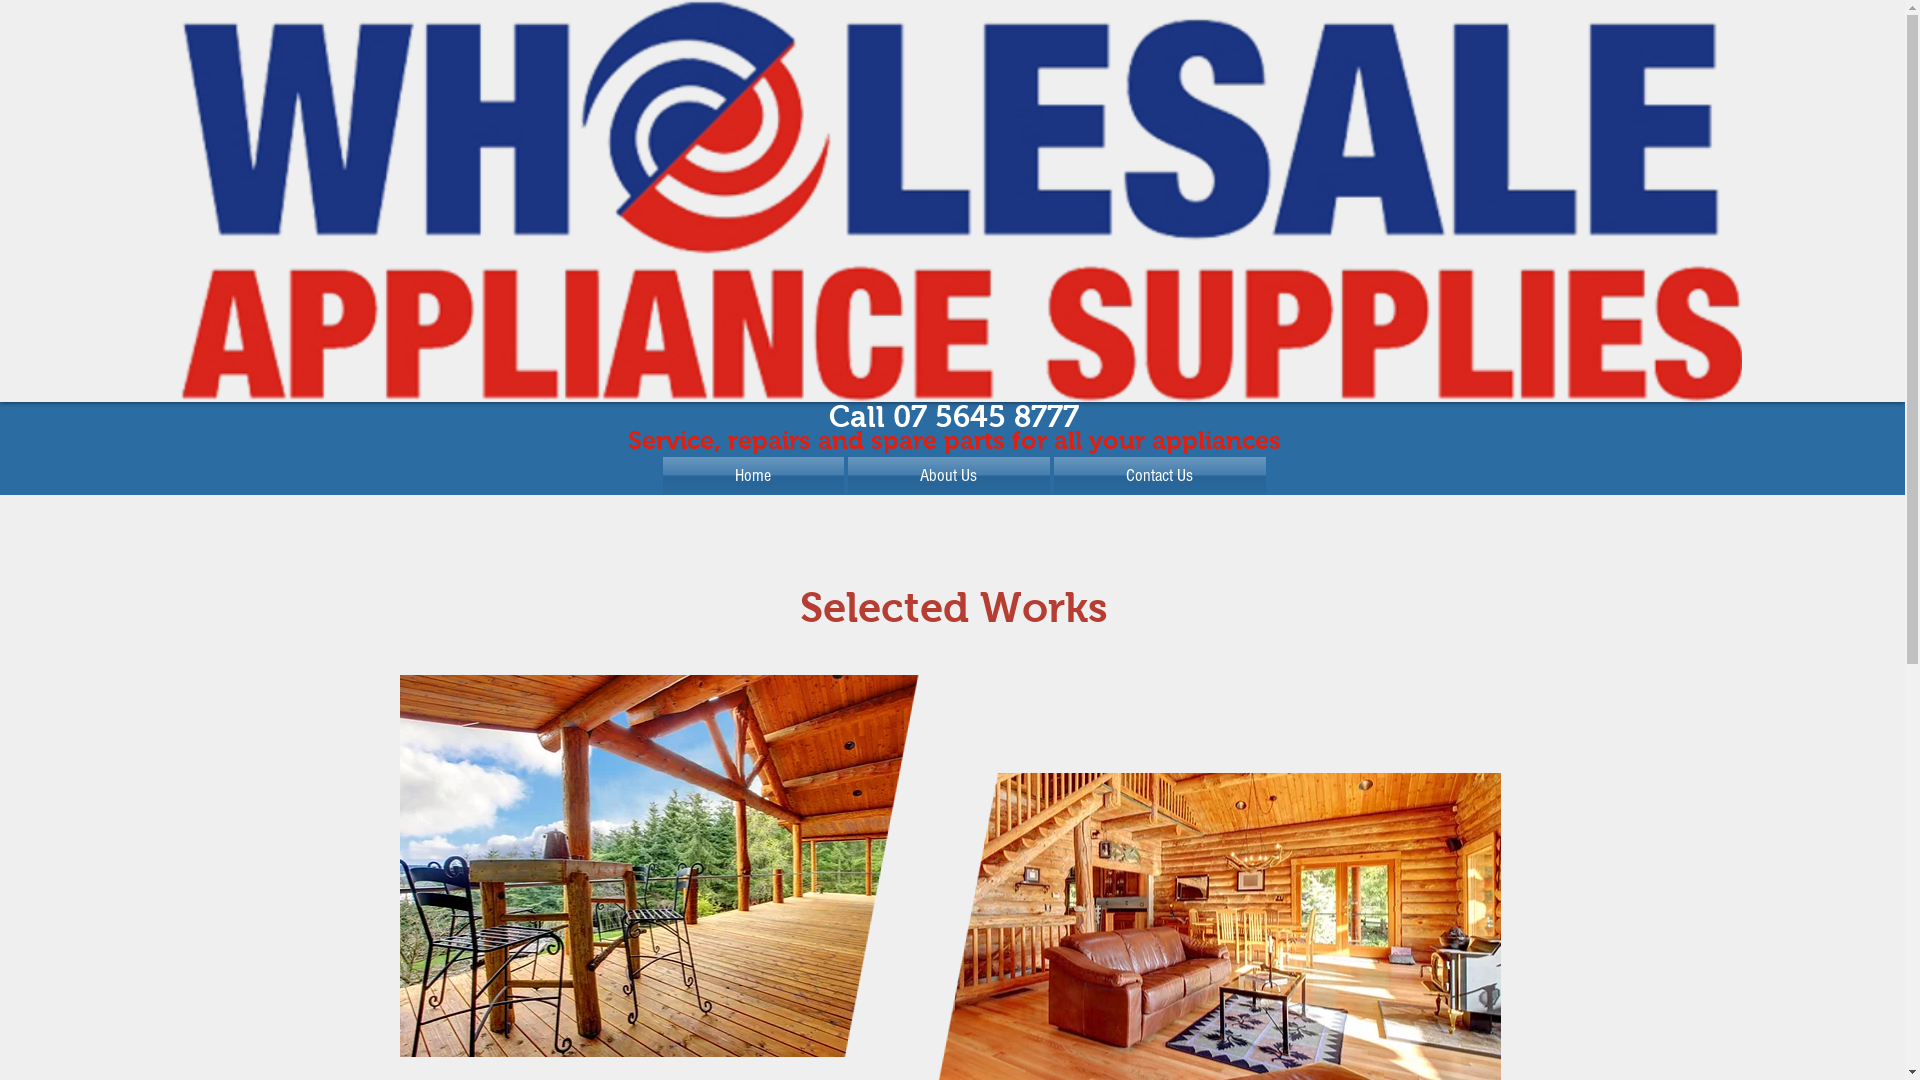  I want to click on 'Contact Us', so click(1158, 475).